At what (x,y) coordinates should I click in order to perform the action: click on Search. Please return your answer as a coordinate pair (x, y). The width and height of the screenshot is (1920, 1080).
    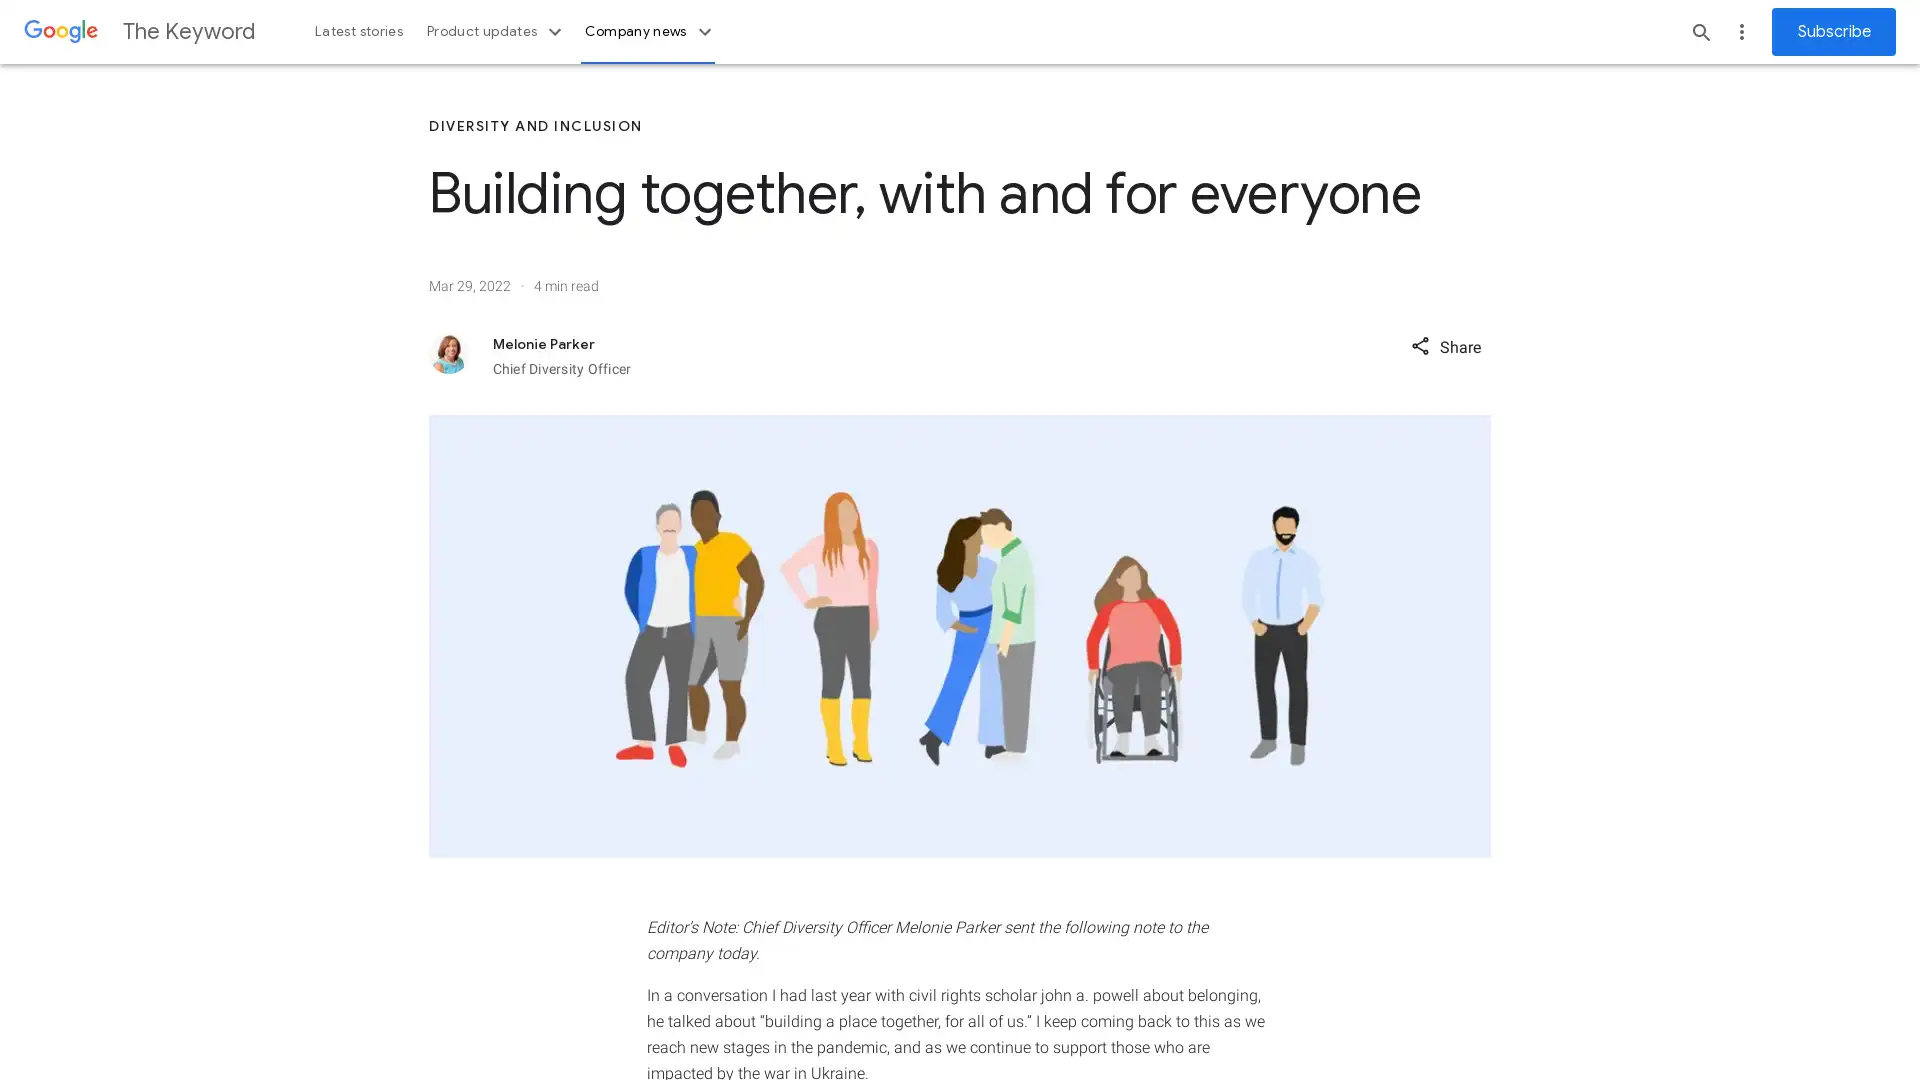
    Looking at the image, I should click on (1701, 31).